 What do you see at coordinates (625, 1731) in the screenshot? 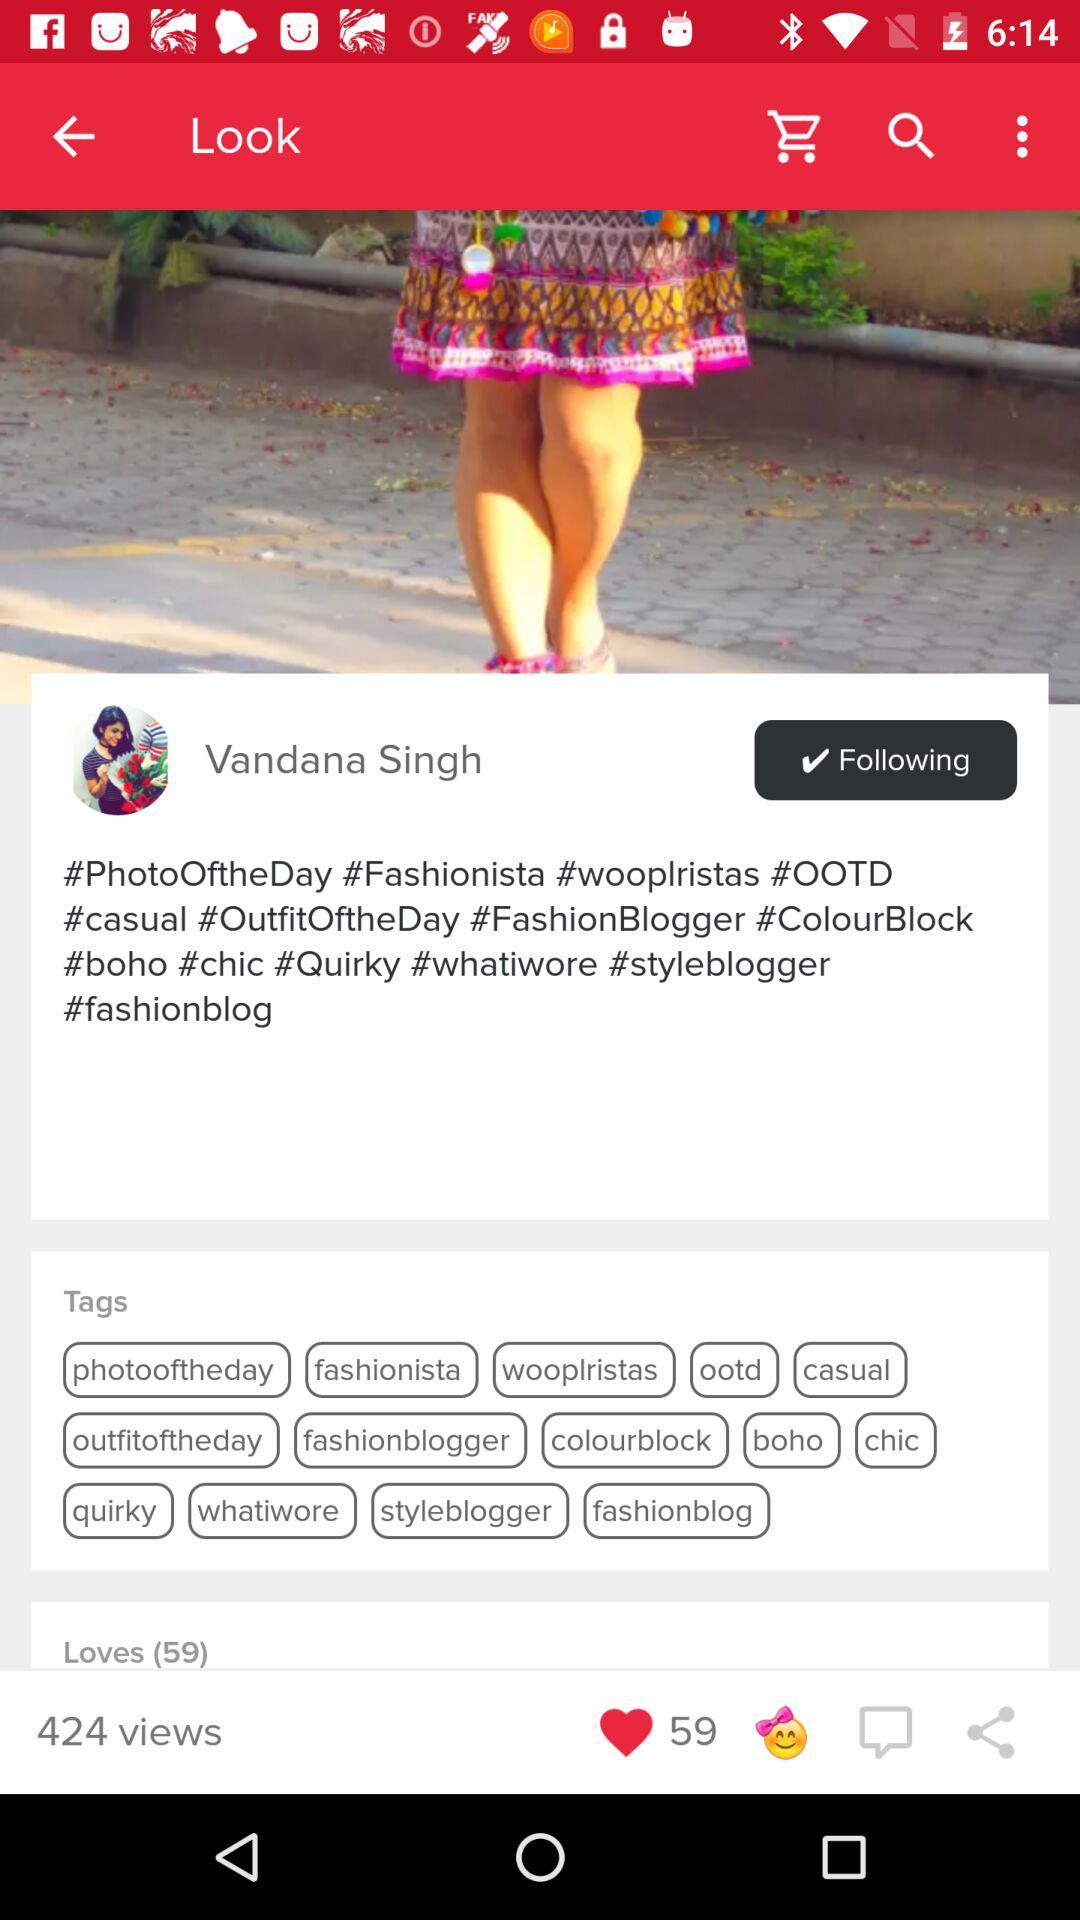
I see `this button to activate the like` at bounding box center [625, 1731].